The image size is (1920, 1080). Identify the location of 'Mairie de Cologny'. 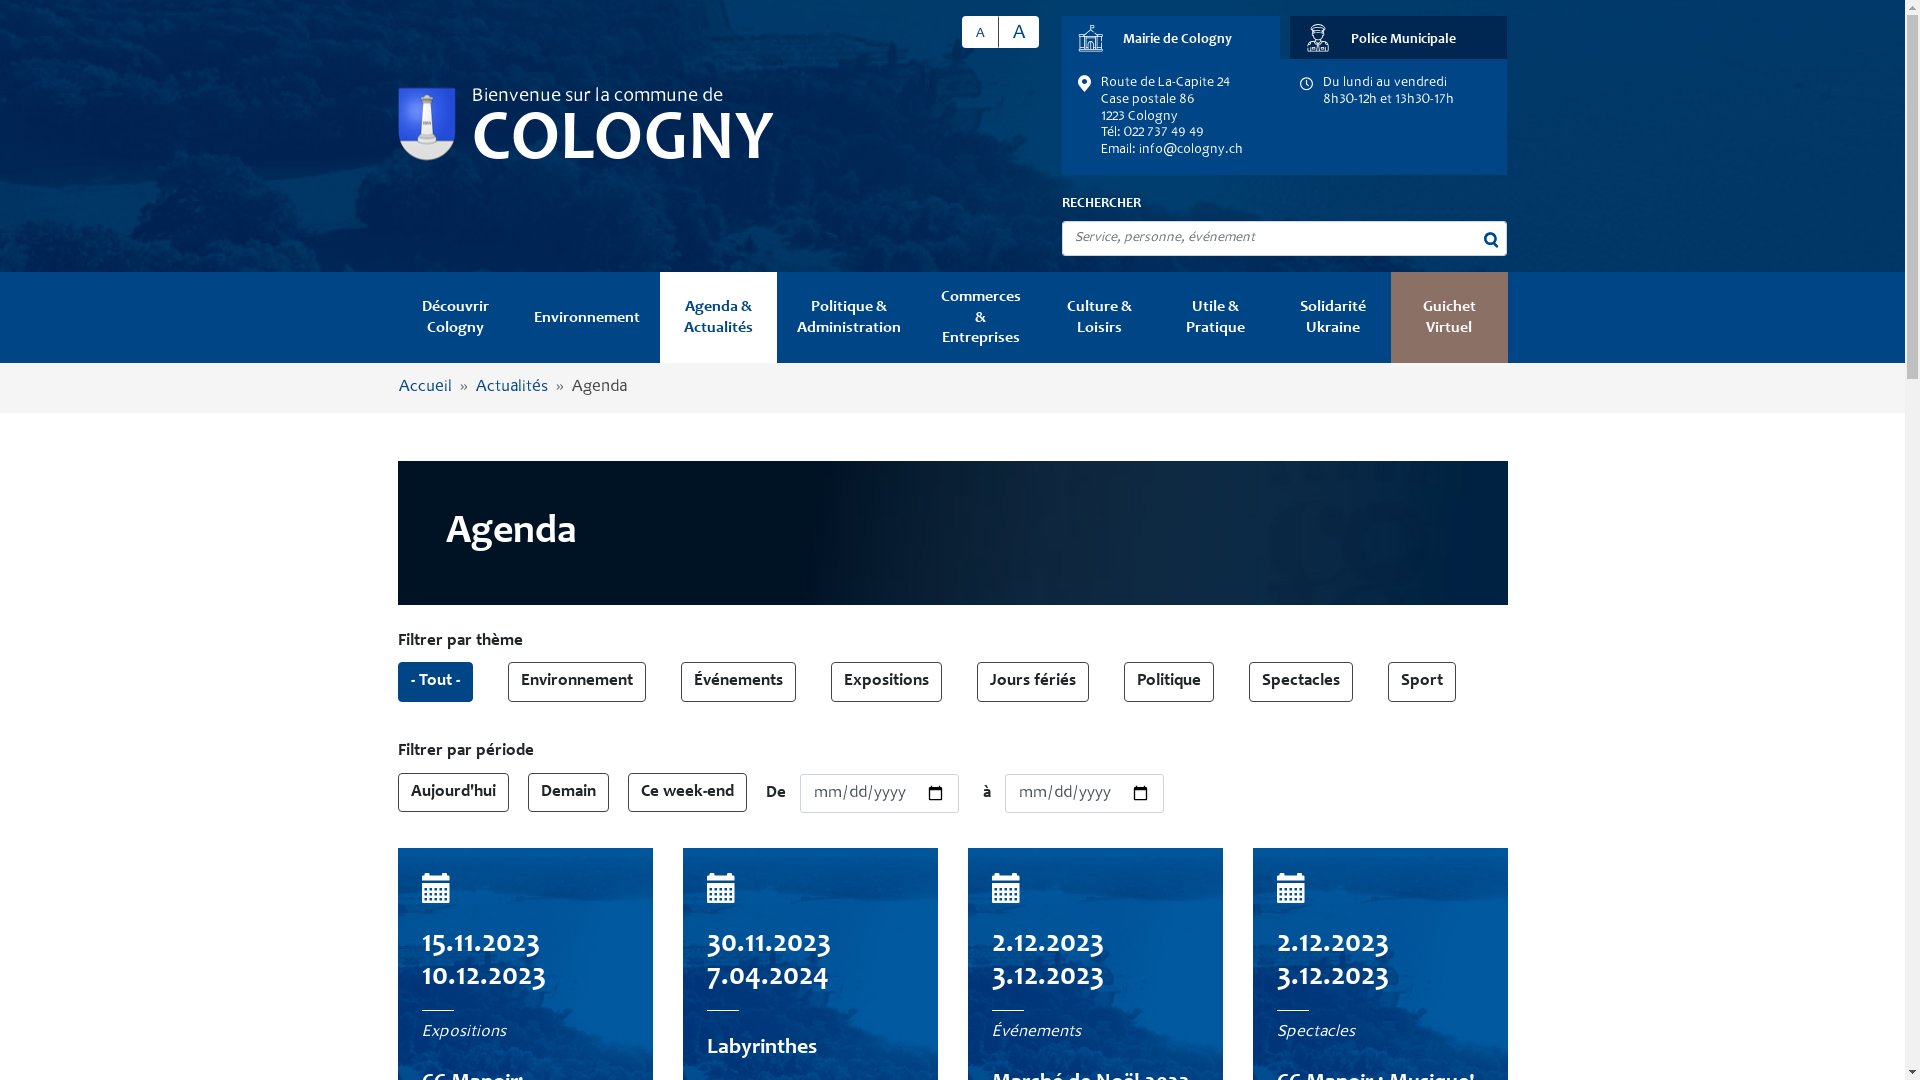
(1171, 37).